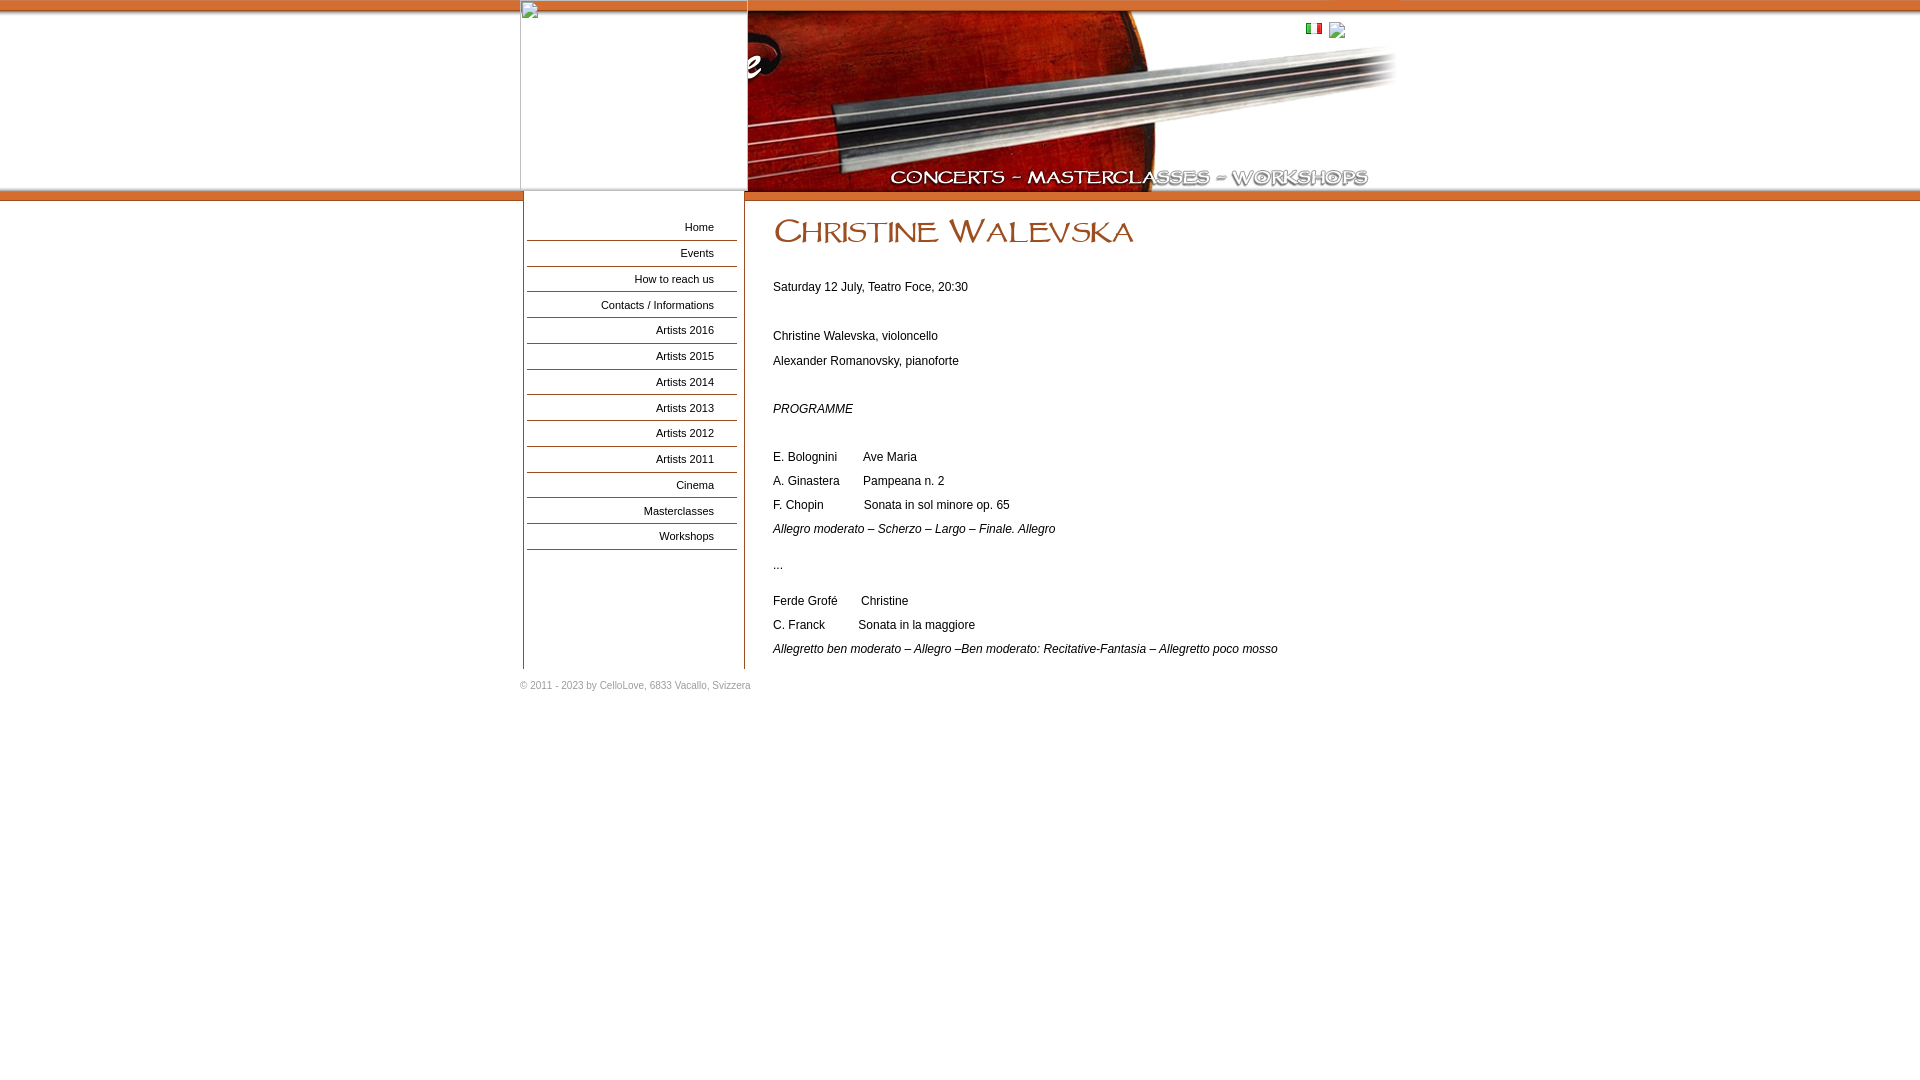 The width and height of the screenshot is (1920, 1080). I want to click on 'Cinema', so click(631, 485).